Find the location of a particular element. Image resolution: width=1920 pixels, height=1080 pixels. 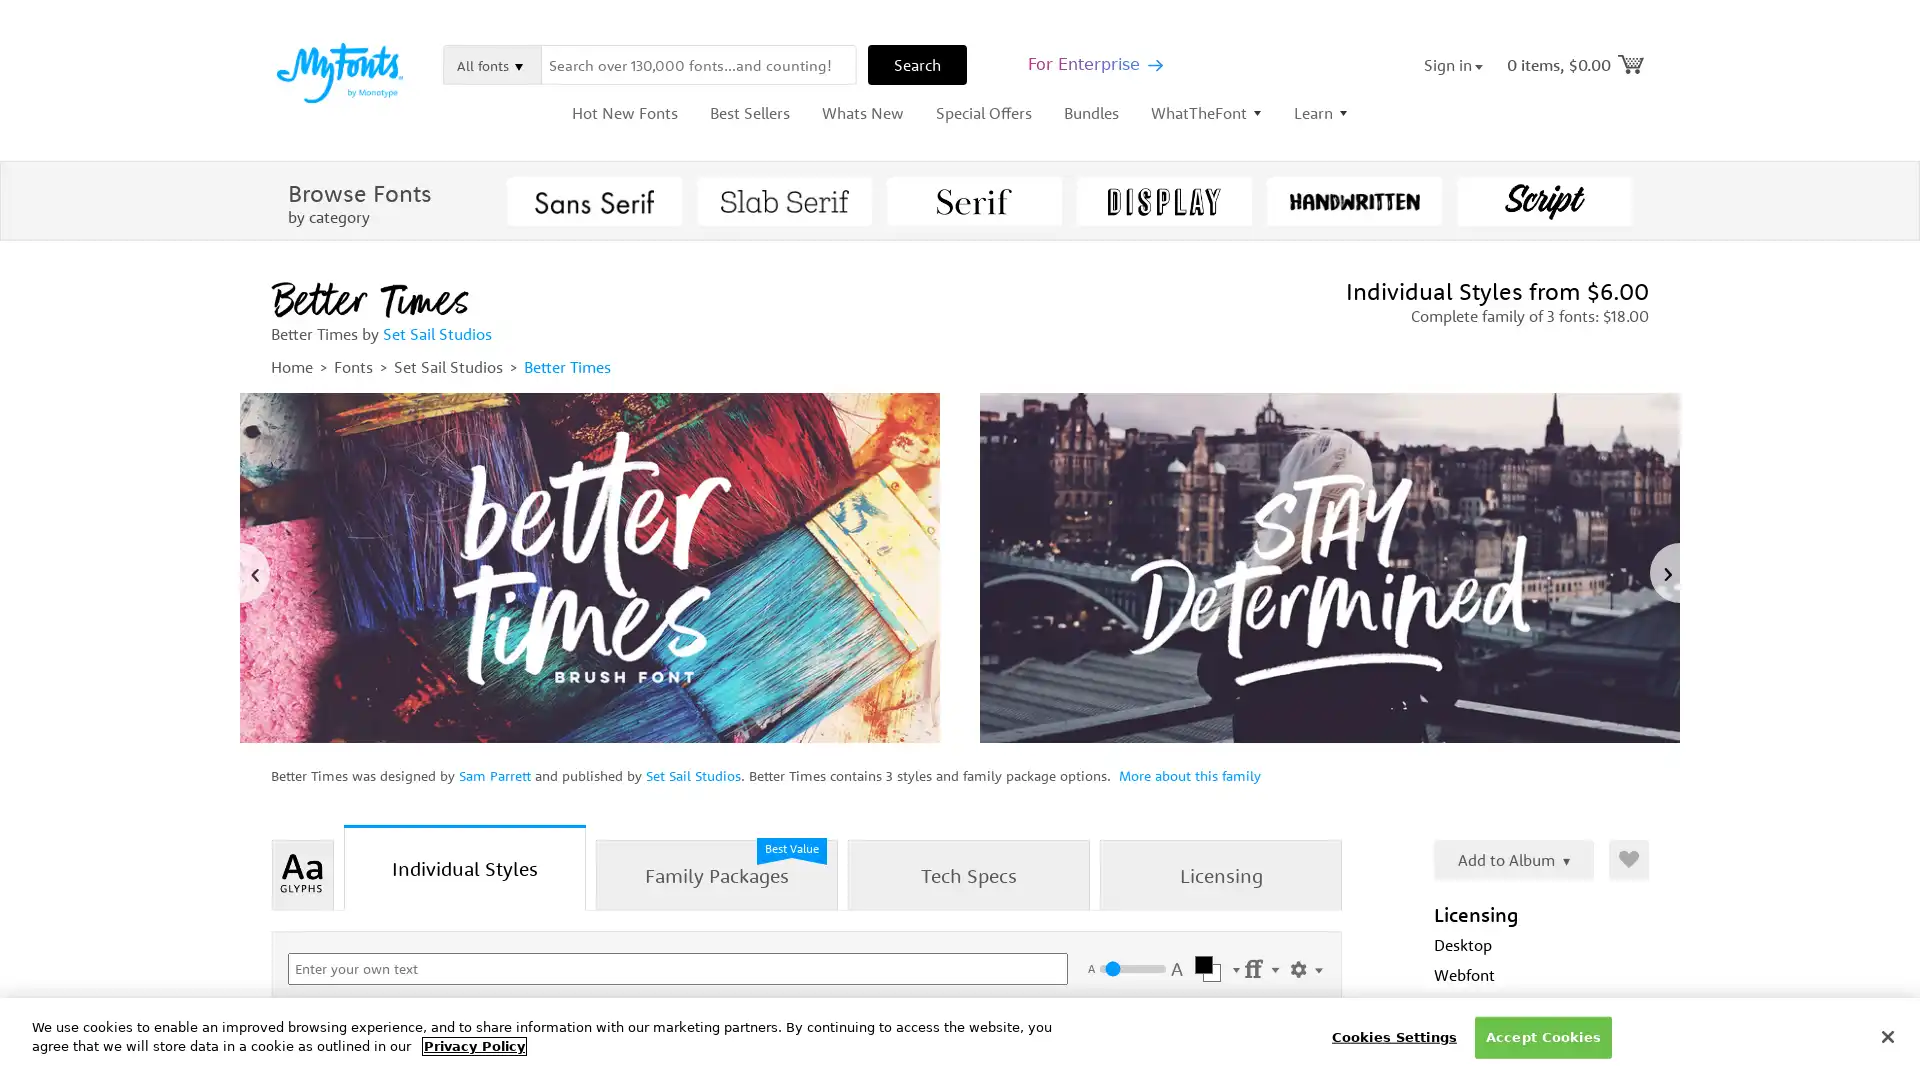

Select Color is located at coordinates (1213, 968).